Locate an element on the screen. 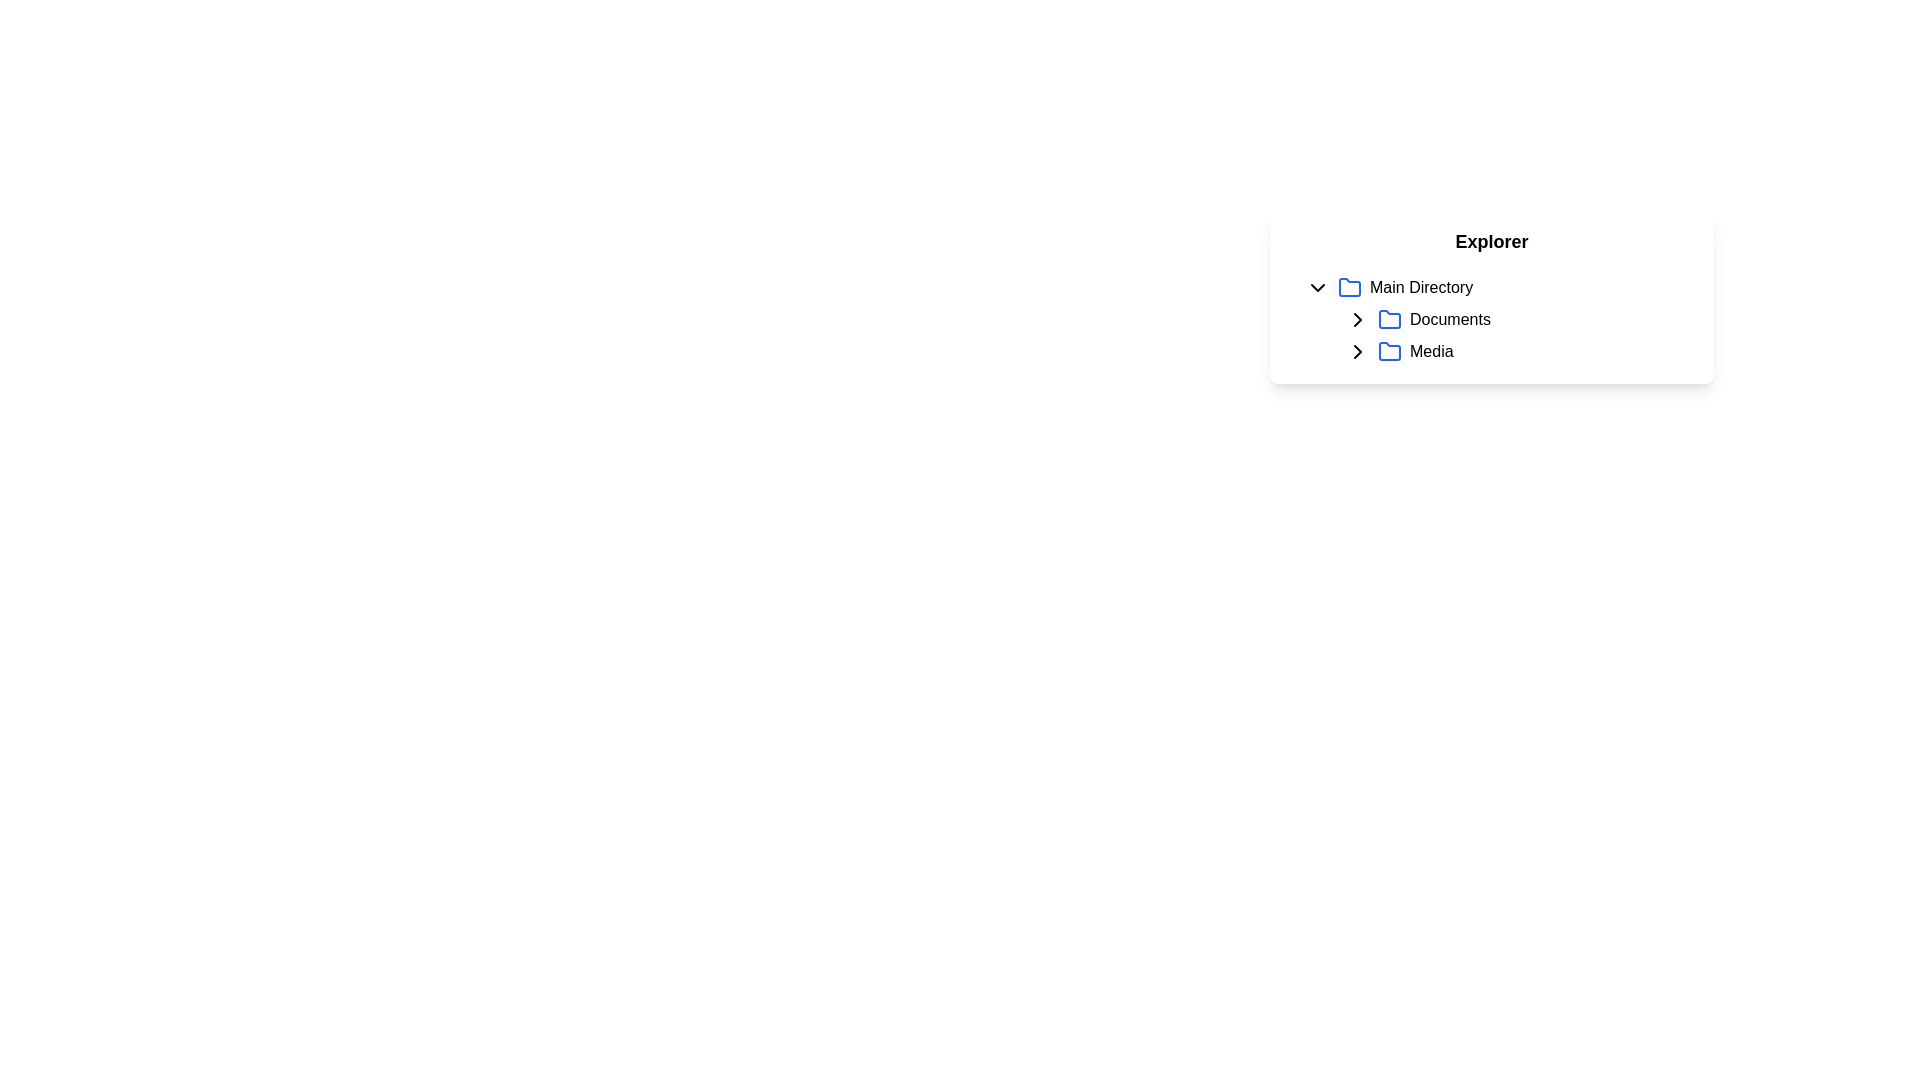 The image size is (1920, 1080). the 'Main Directory' text label, which is styled with a medium font weight and black color, located next to a folder icon in a horizontal layout is located at coordinates (1420, 288).